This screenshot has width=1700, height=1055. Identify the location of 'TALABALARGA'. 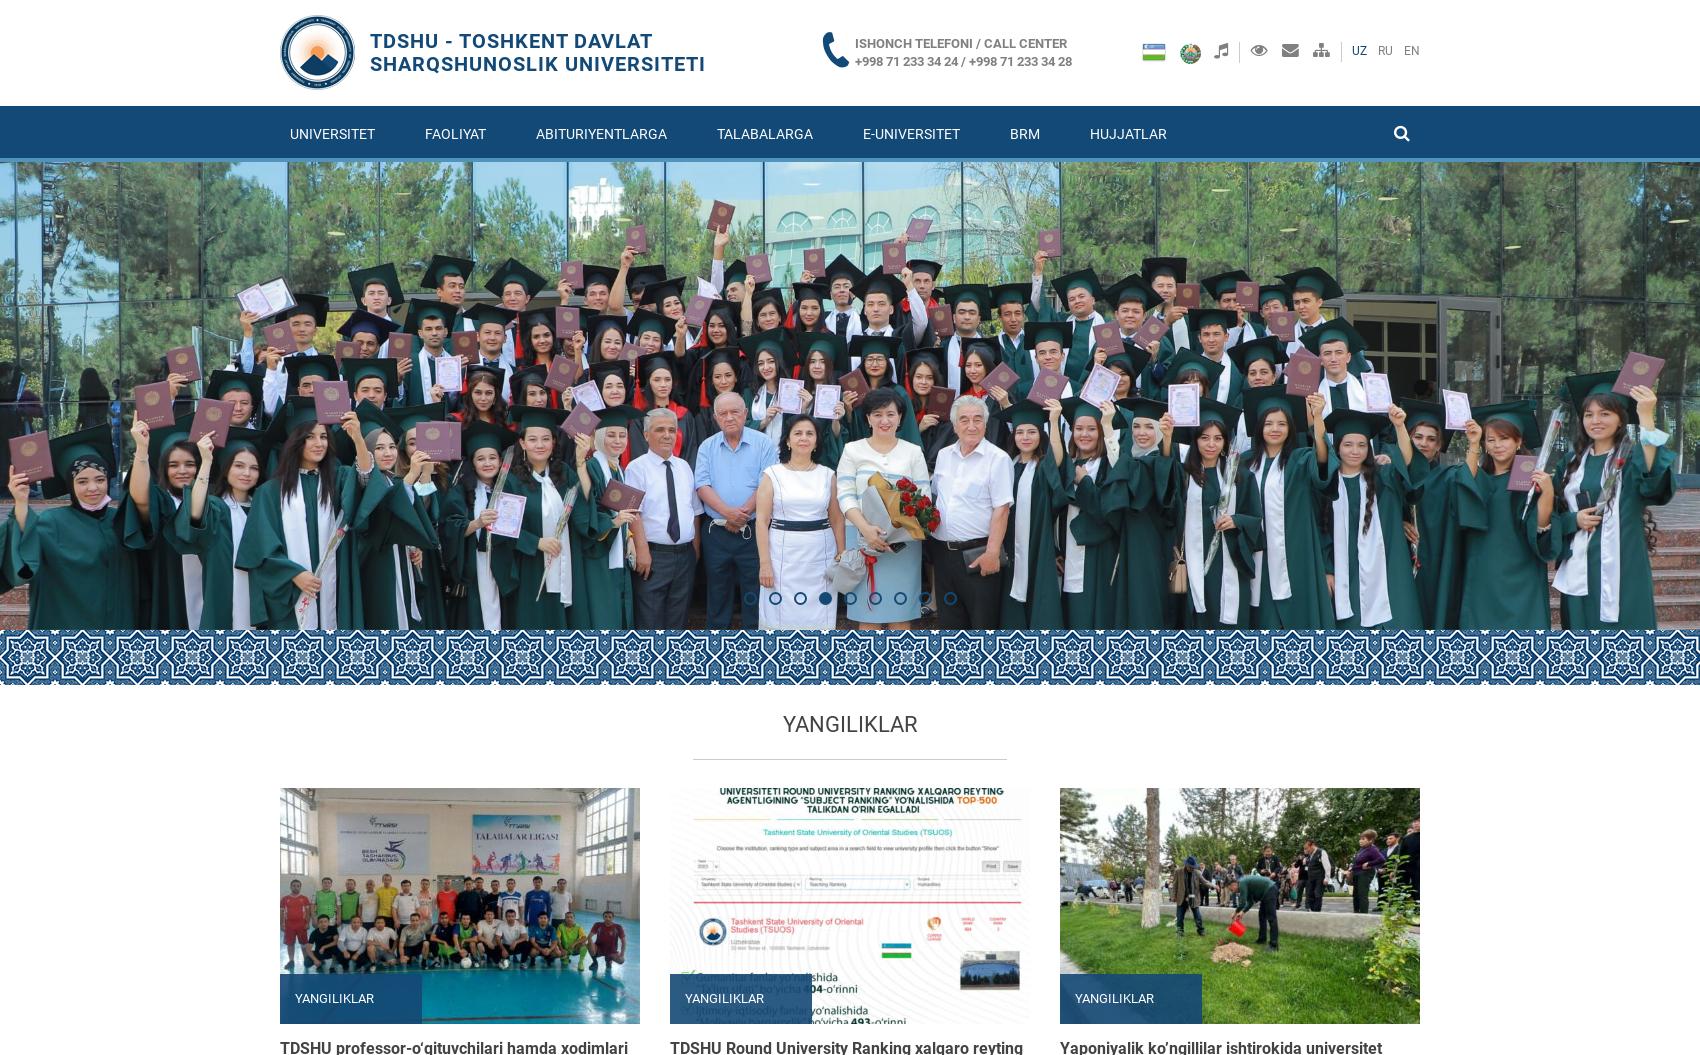
(717, 133).